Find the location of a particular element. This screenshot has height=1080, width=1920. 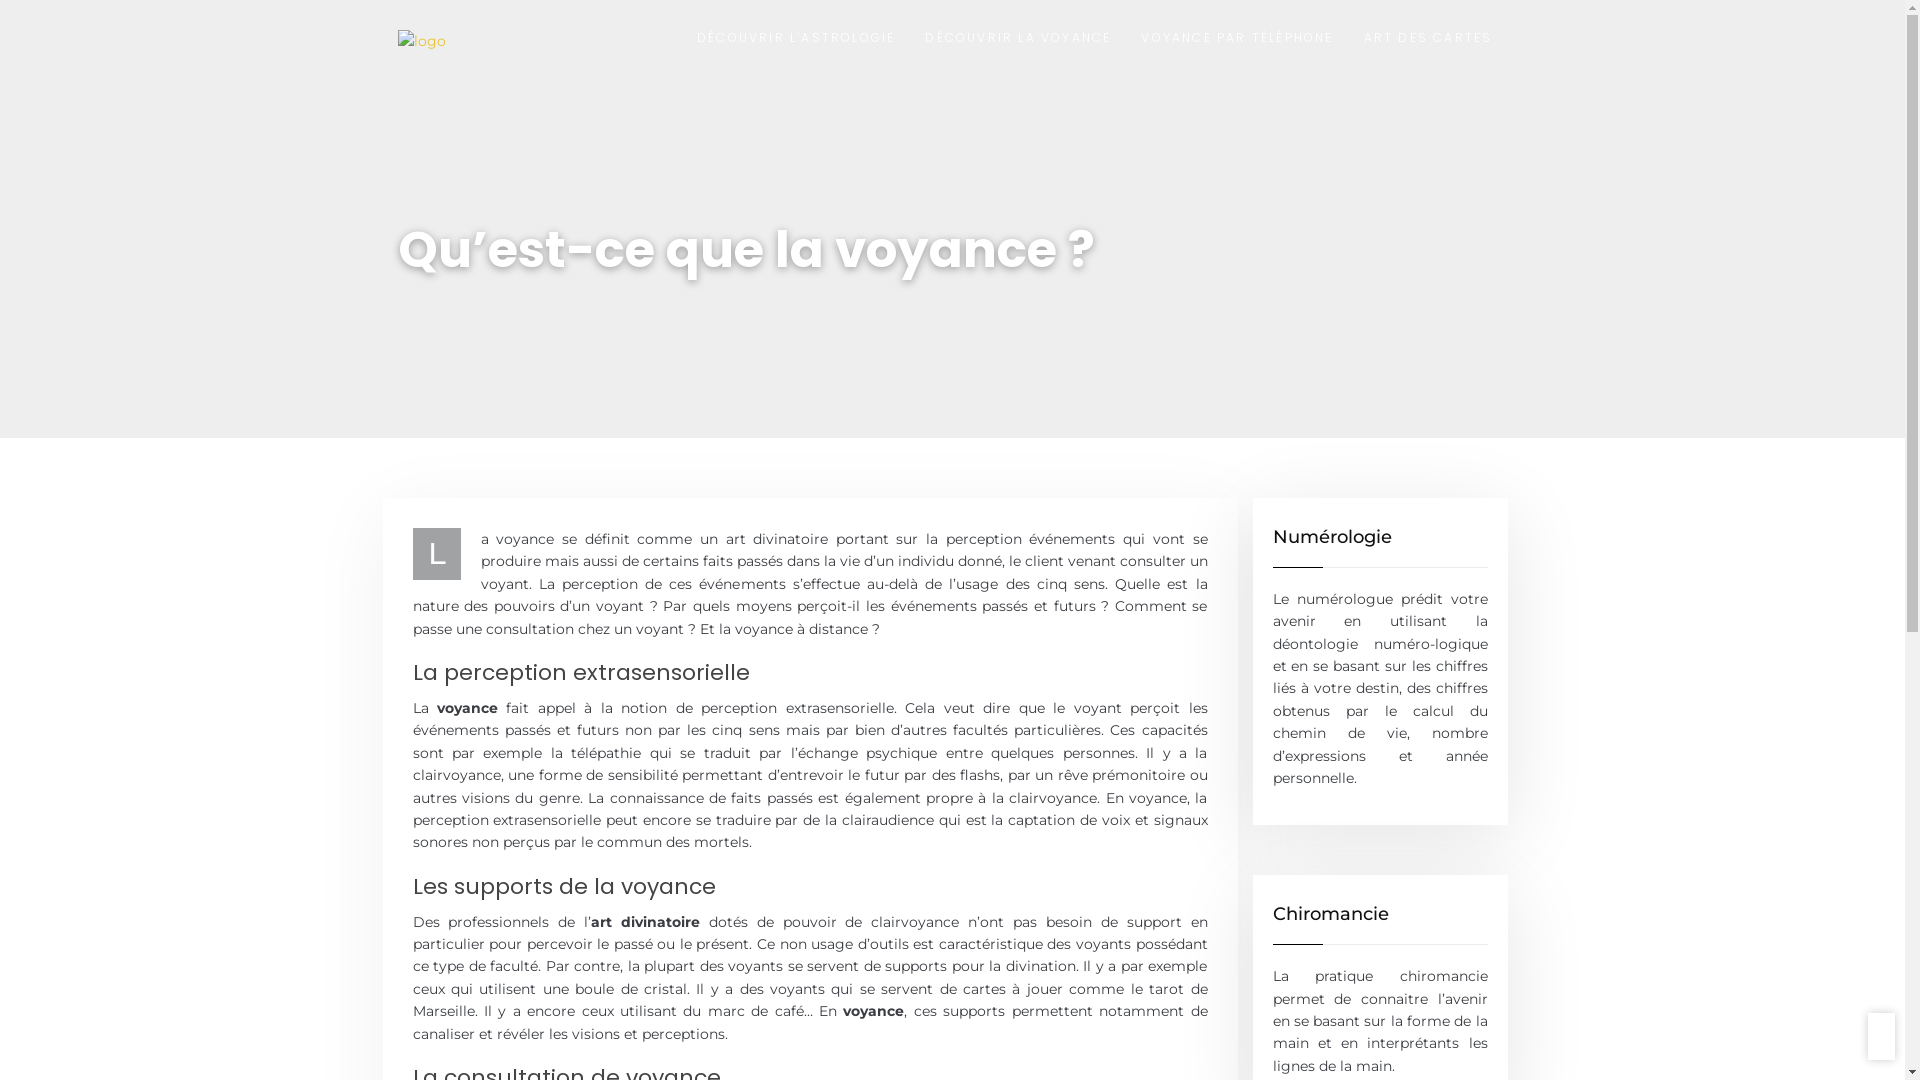

'ART DES CARTES' is located at coordinates (1427, 40).